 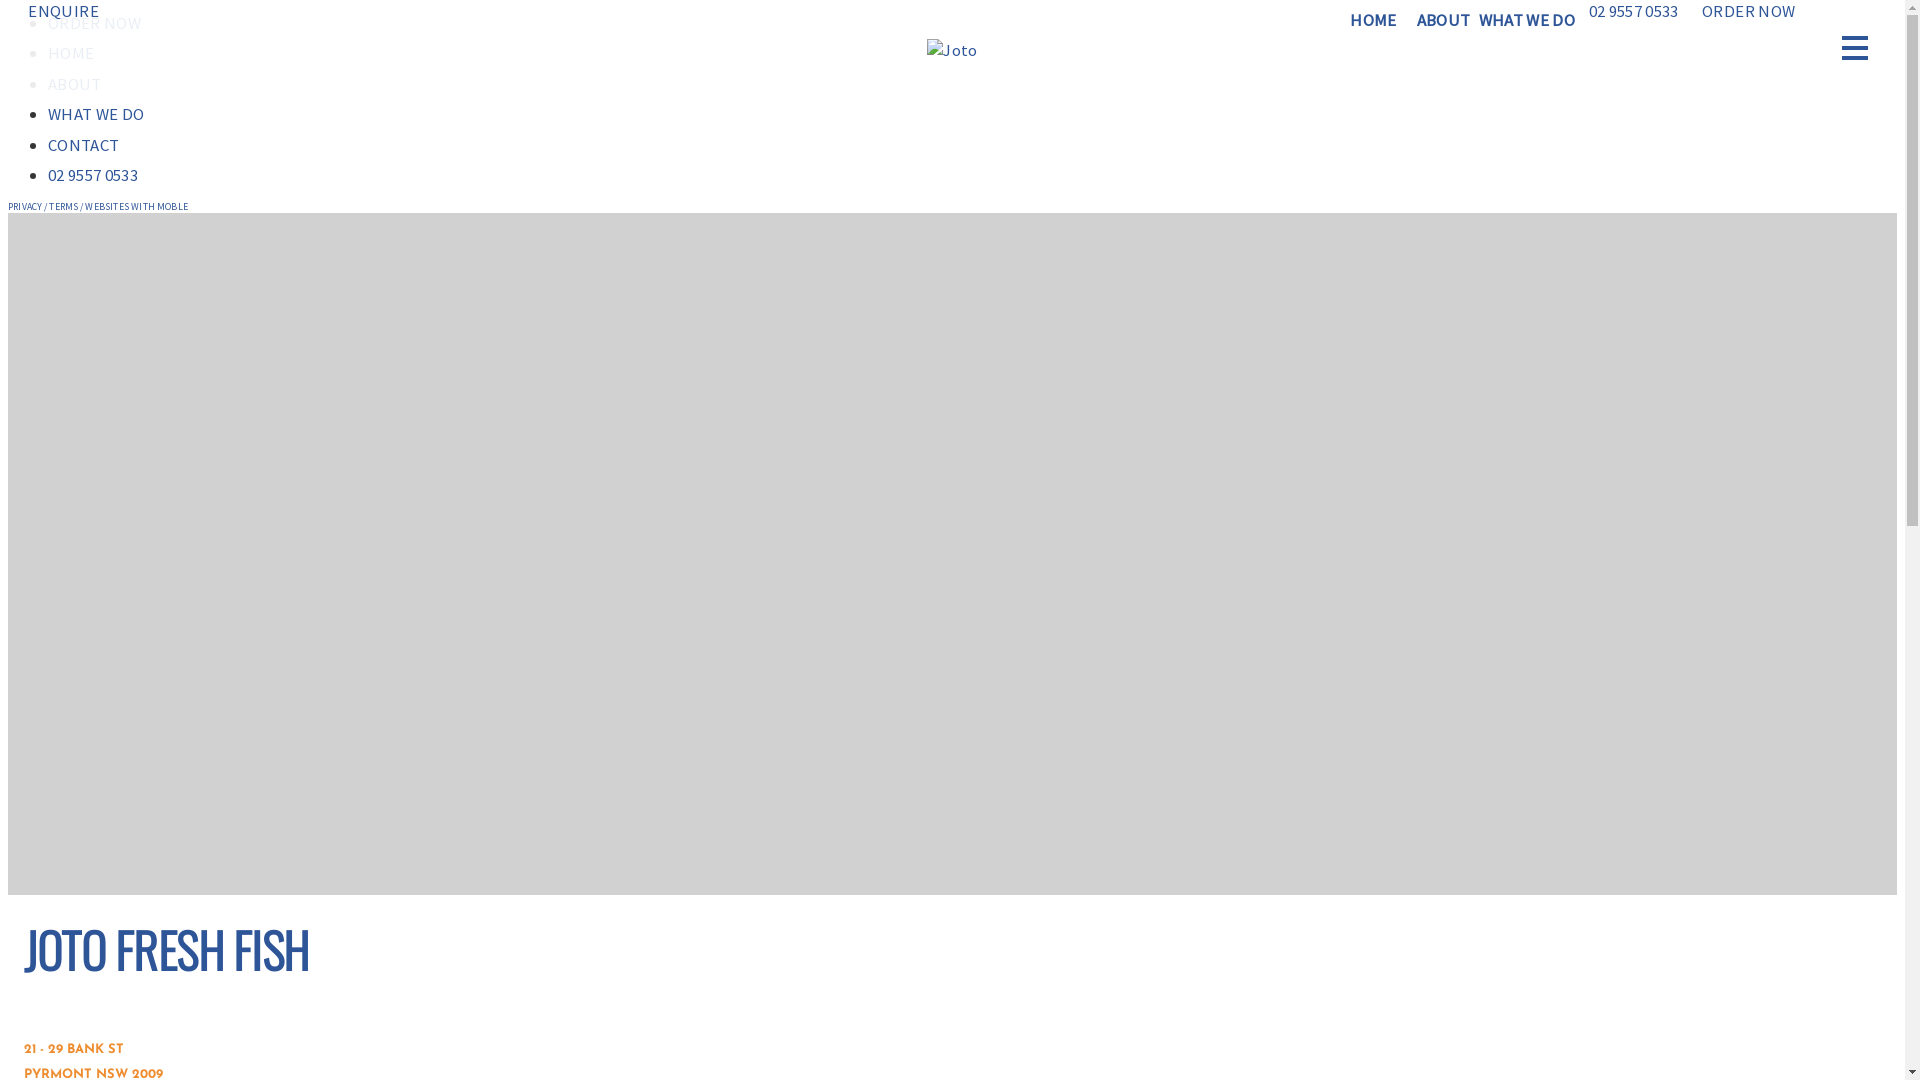 I want to click on 'ABOUT', so click(x=75, y=83).